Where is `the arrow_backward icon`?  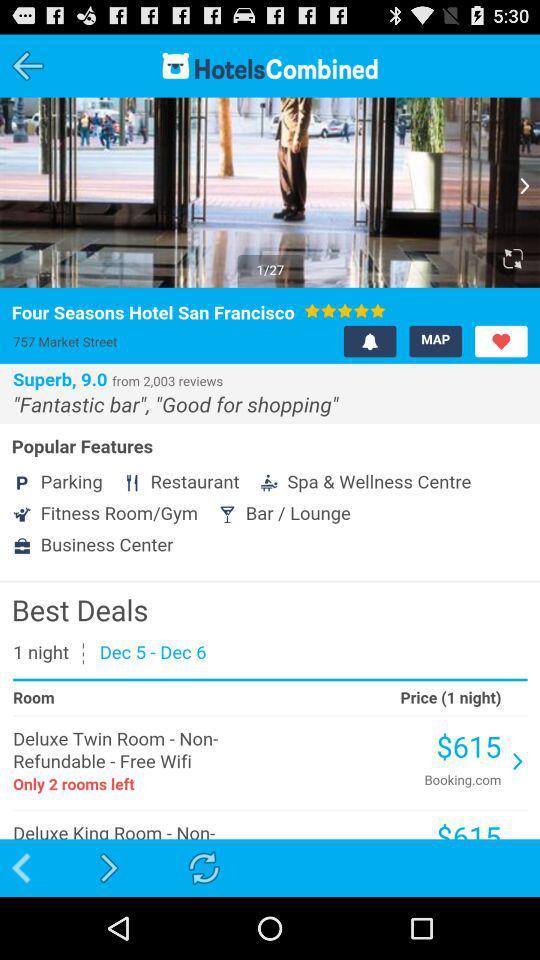 the arrow_backward icon is located at coordinates (26, 70).